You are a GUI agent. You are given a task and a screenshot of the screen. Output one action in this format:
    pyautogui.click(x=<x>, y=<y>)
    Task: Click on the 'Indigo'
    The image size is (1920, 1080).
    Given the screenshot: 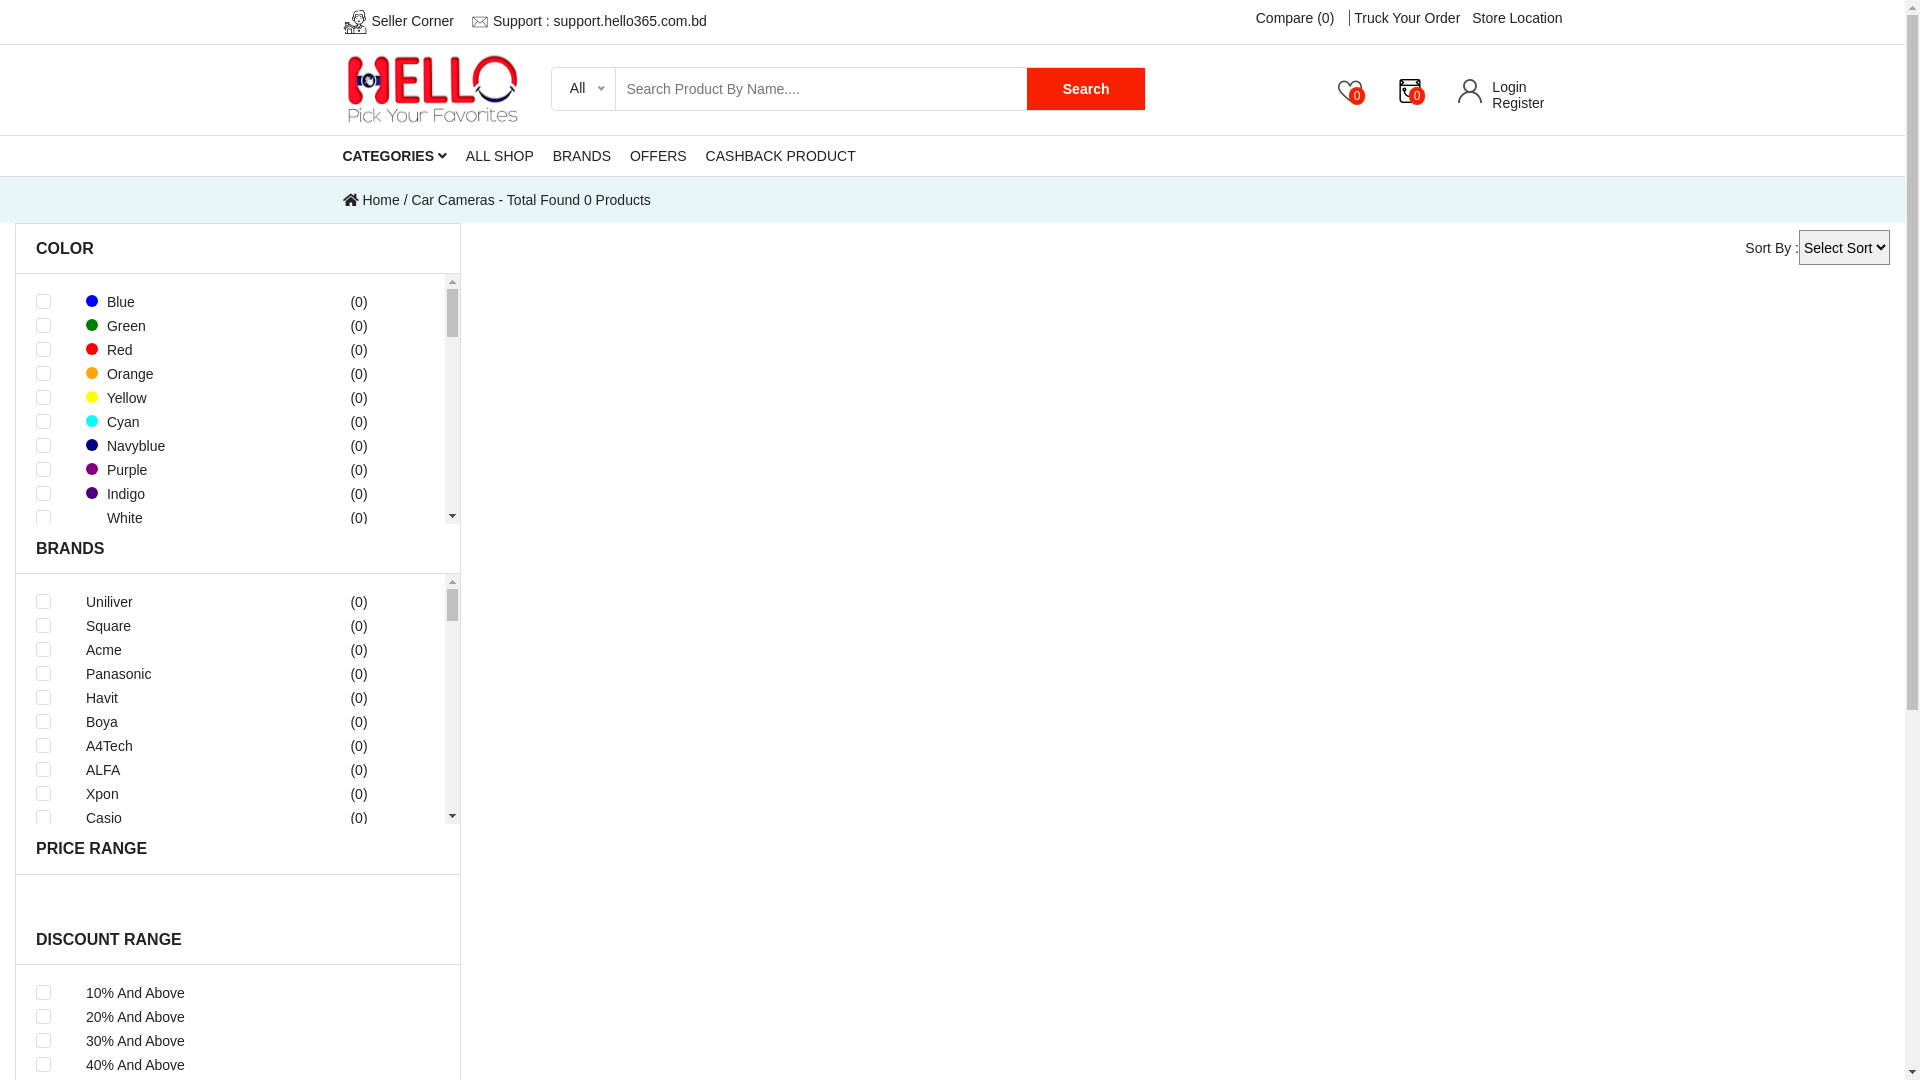 What is the action you would take?
    pyautogui.click(x=177, y=493)
    